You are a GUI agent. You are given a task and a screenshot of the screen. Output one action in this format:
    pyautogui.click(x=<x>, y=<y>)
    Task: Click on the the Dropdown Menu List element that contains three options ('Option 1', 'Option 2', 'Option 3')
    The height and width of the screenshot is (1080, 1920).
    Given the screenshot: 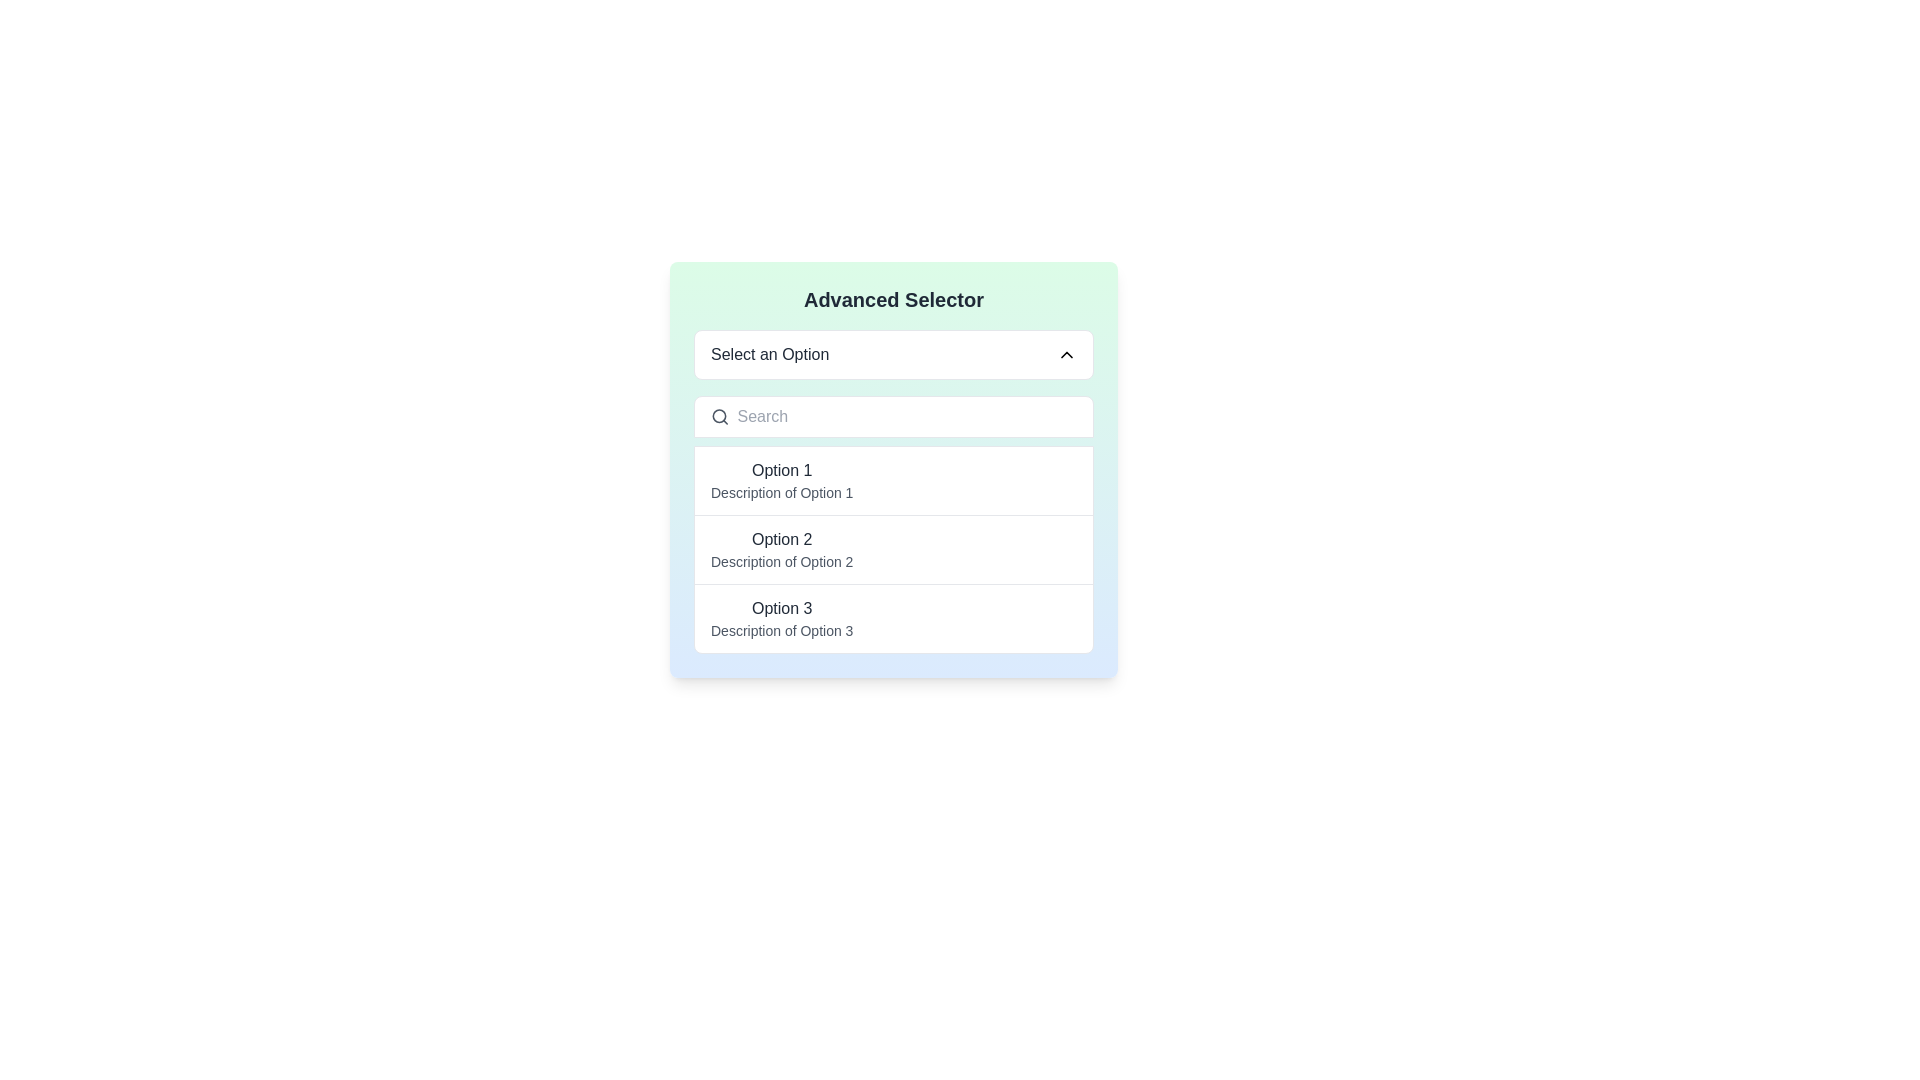 What is the action you would take?
    pyautogui.click(x=892, y=550)
    